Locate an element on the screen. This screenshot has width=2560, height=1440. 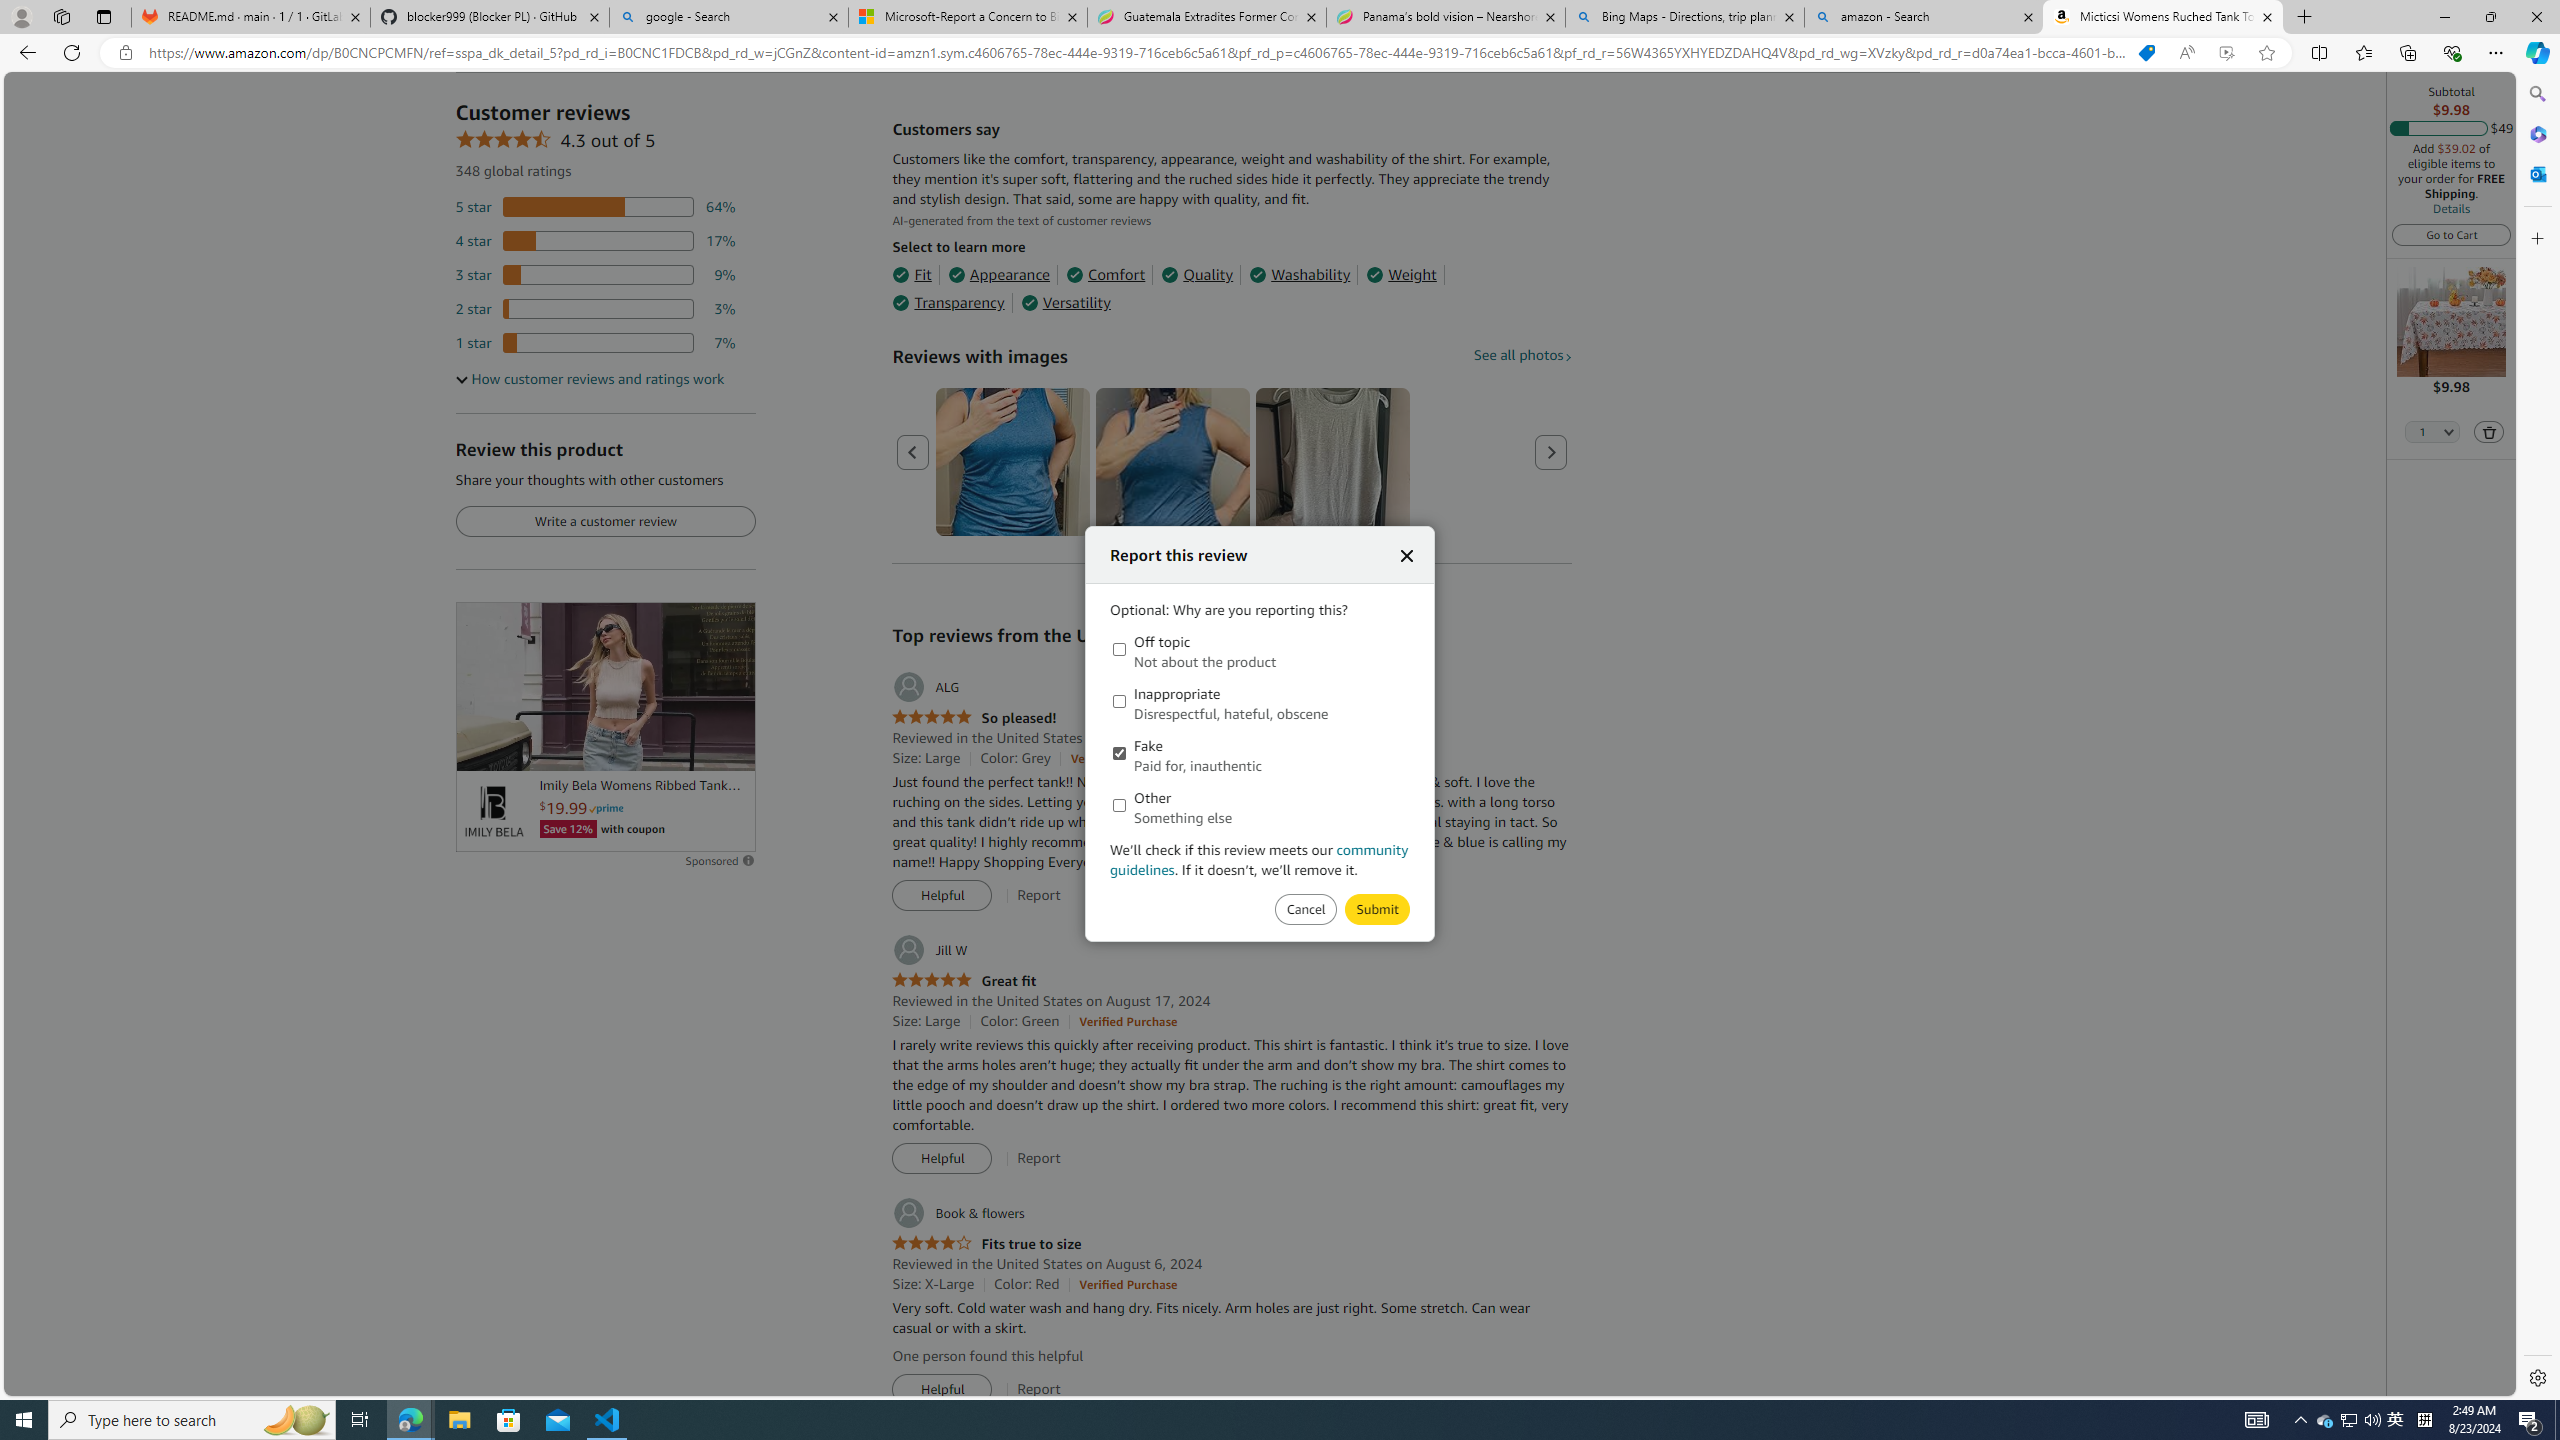
'community guidelines' is located at coordinates (1259, 858).